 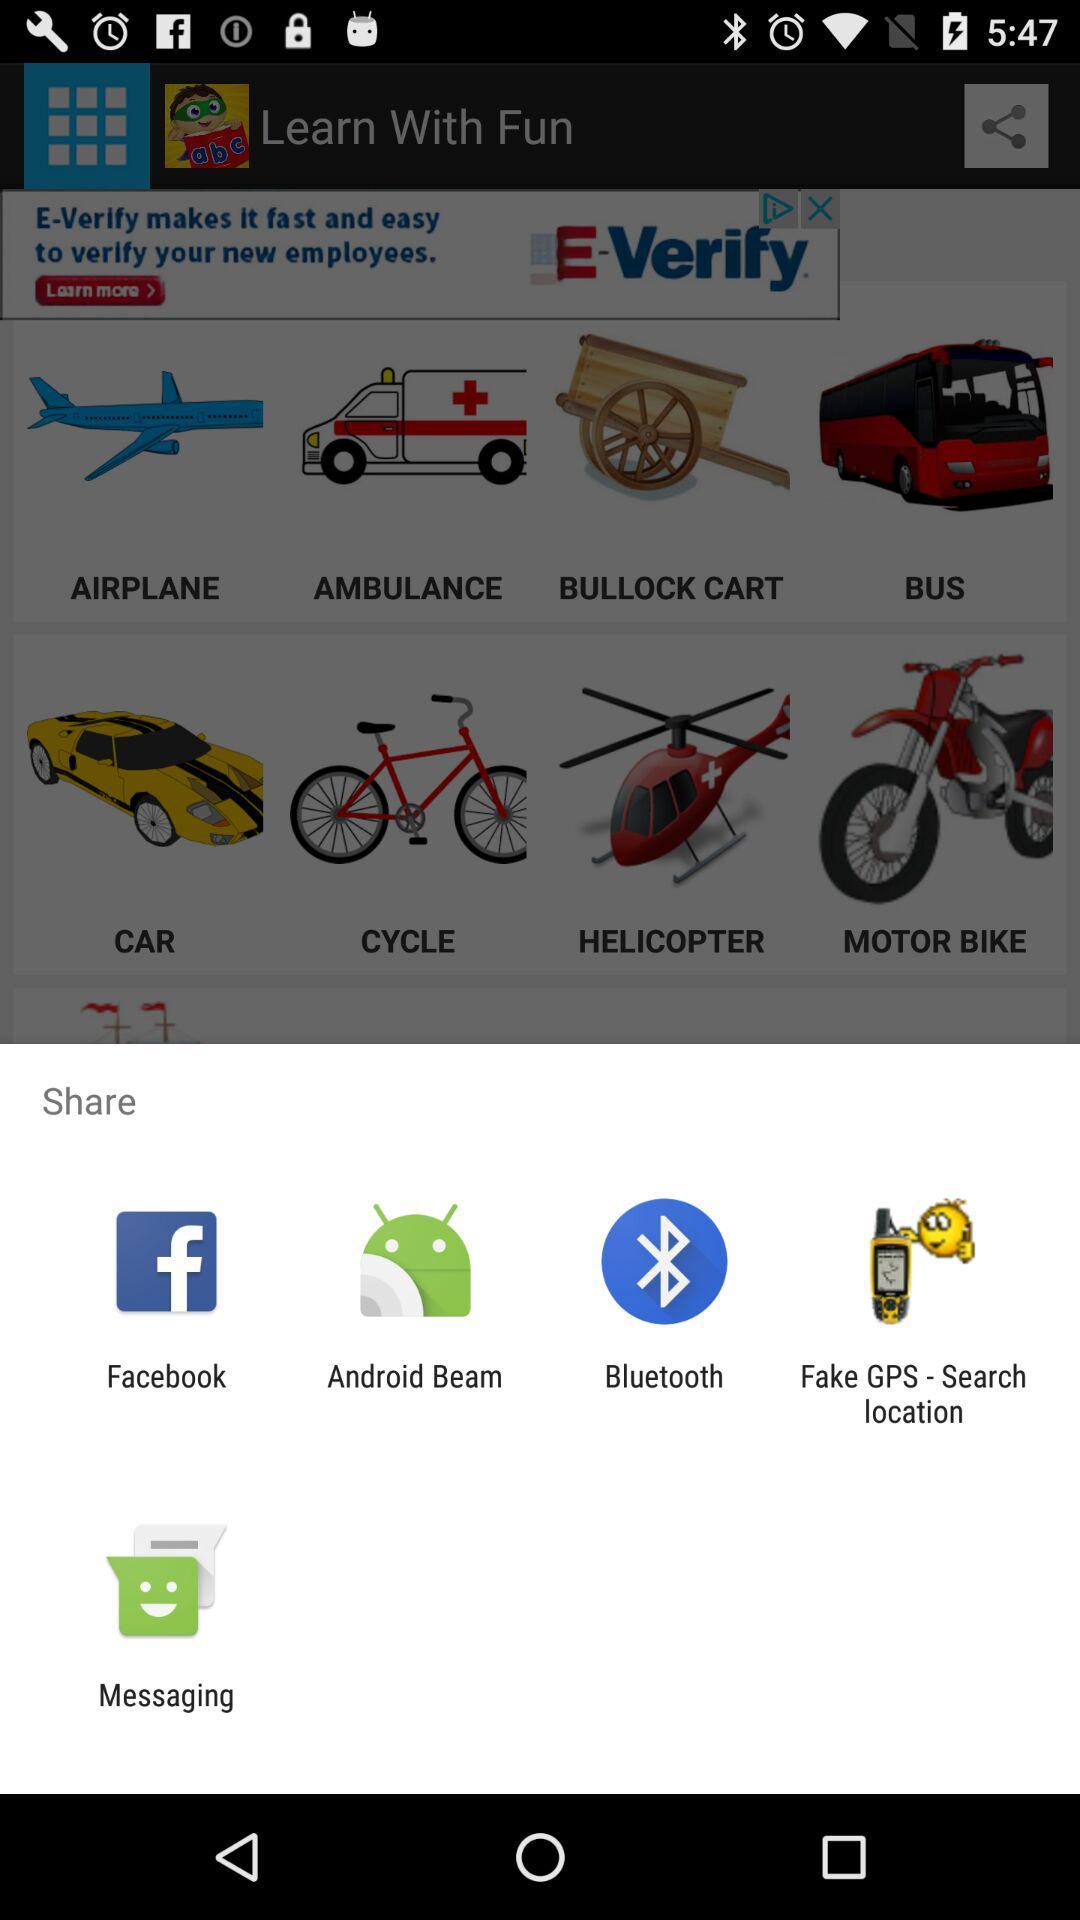 What do you see at coordinates (414, 1392) in the screenshot?
I see `item next to facebook` at bounding box center [414, 1392].